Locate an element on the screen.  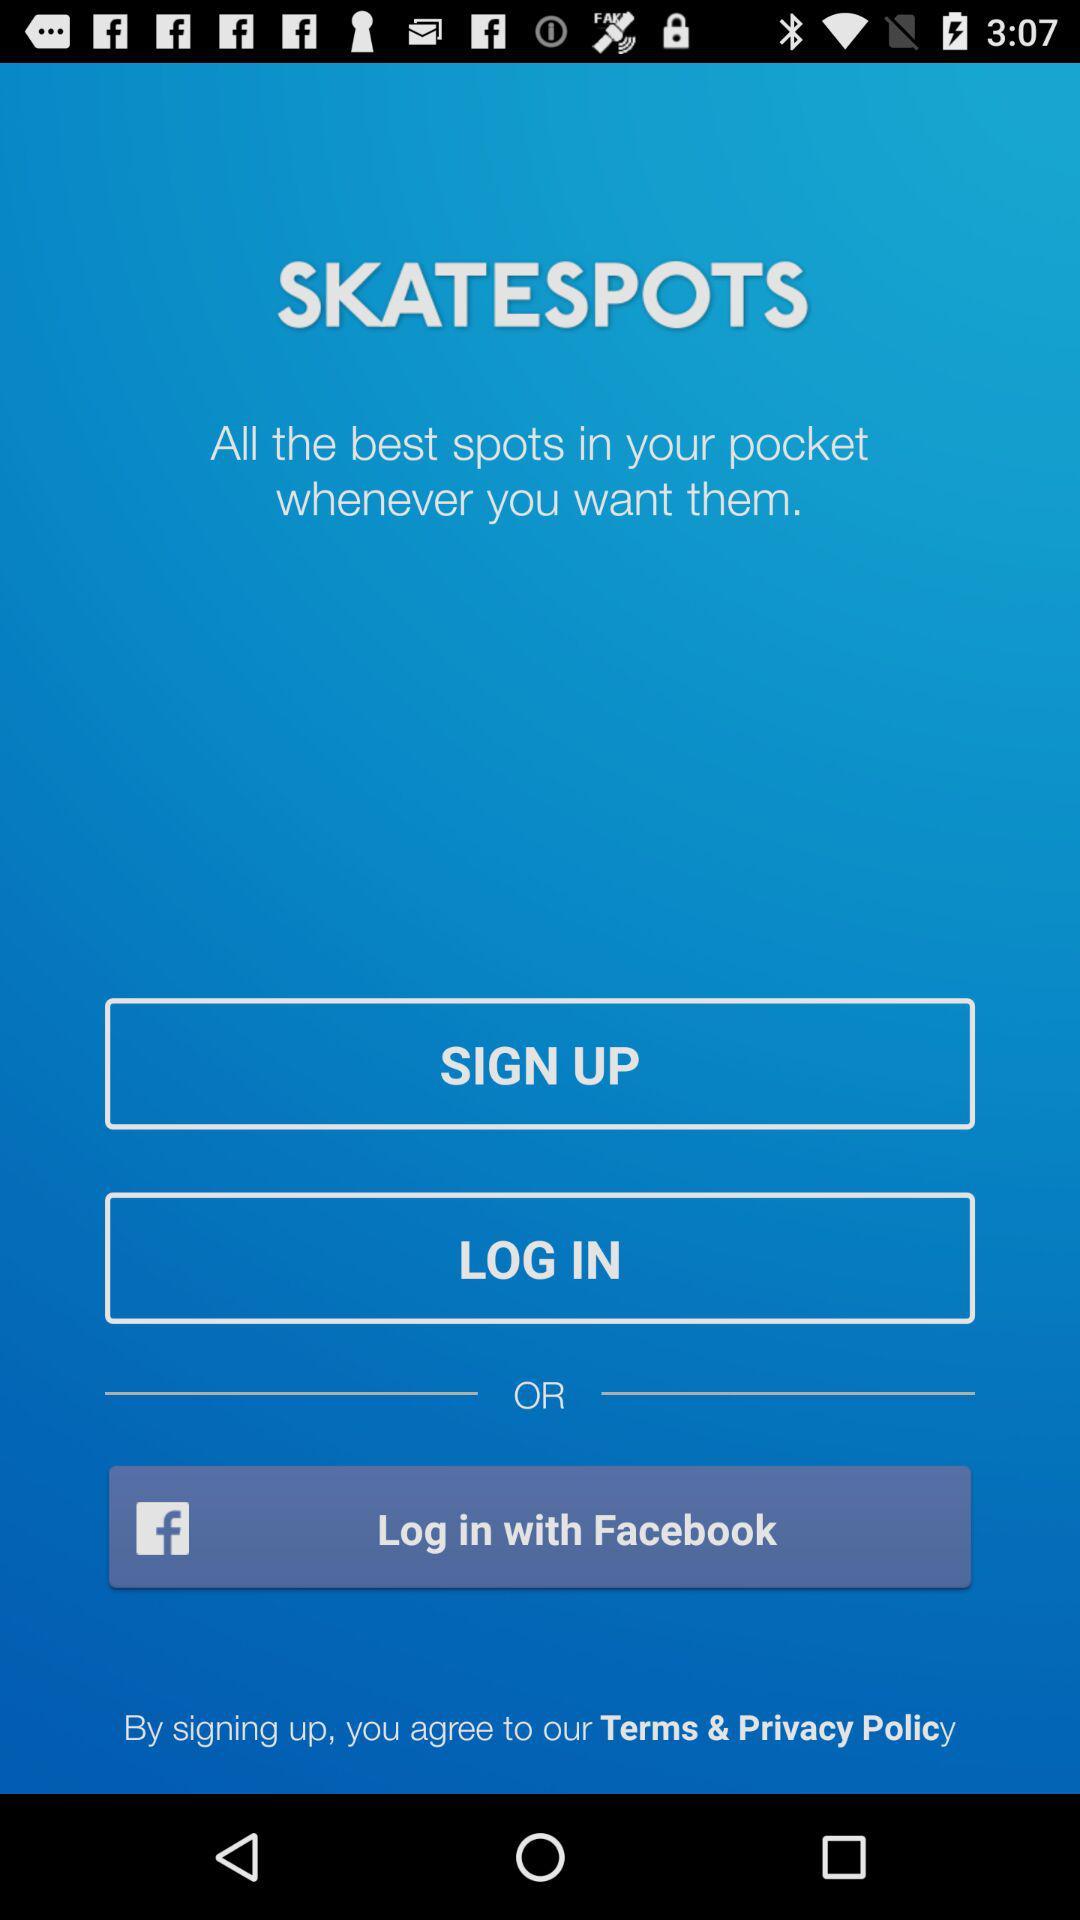
sign up button is located at coordinates (540, 1062).